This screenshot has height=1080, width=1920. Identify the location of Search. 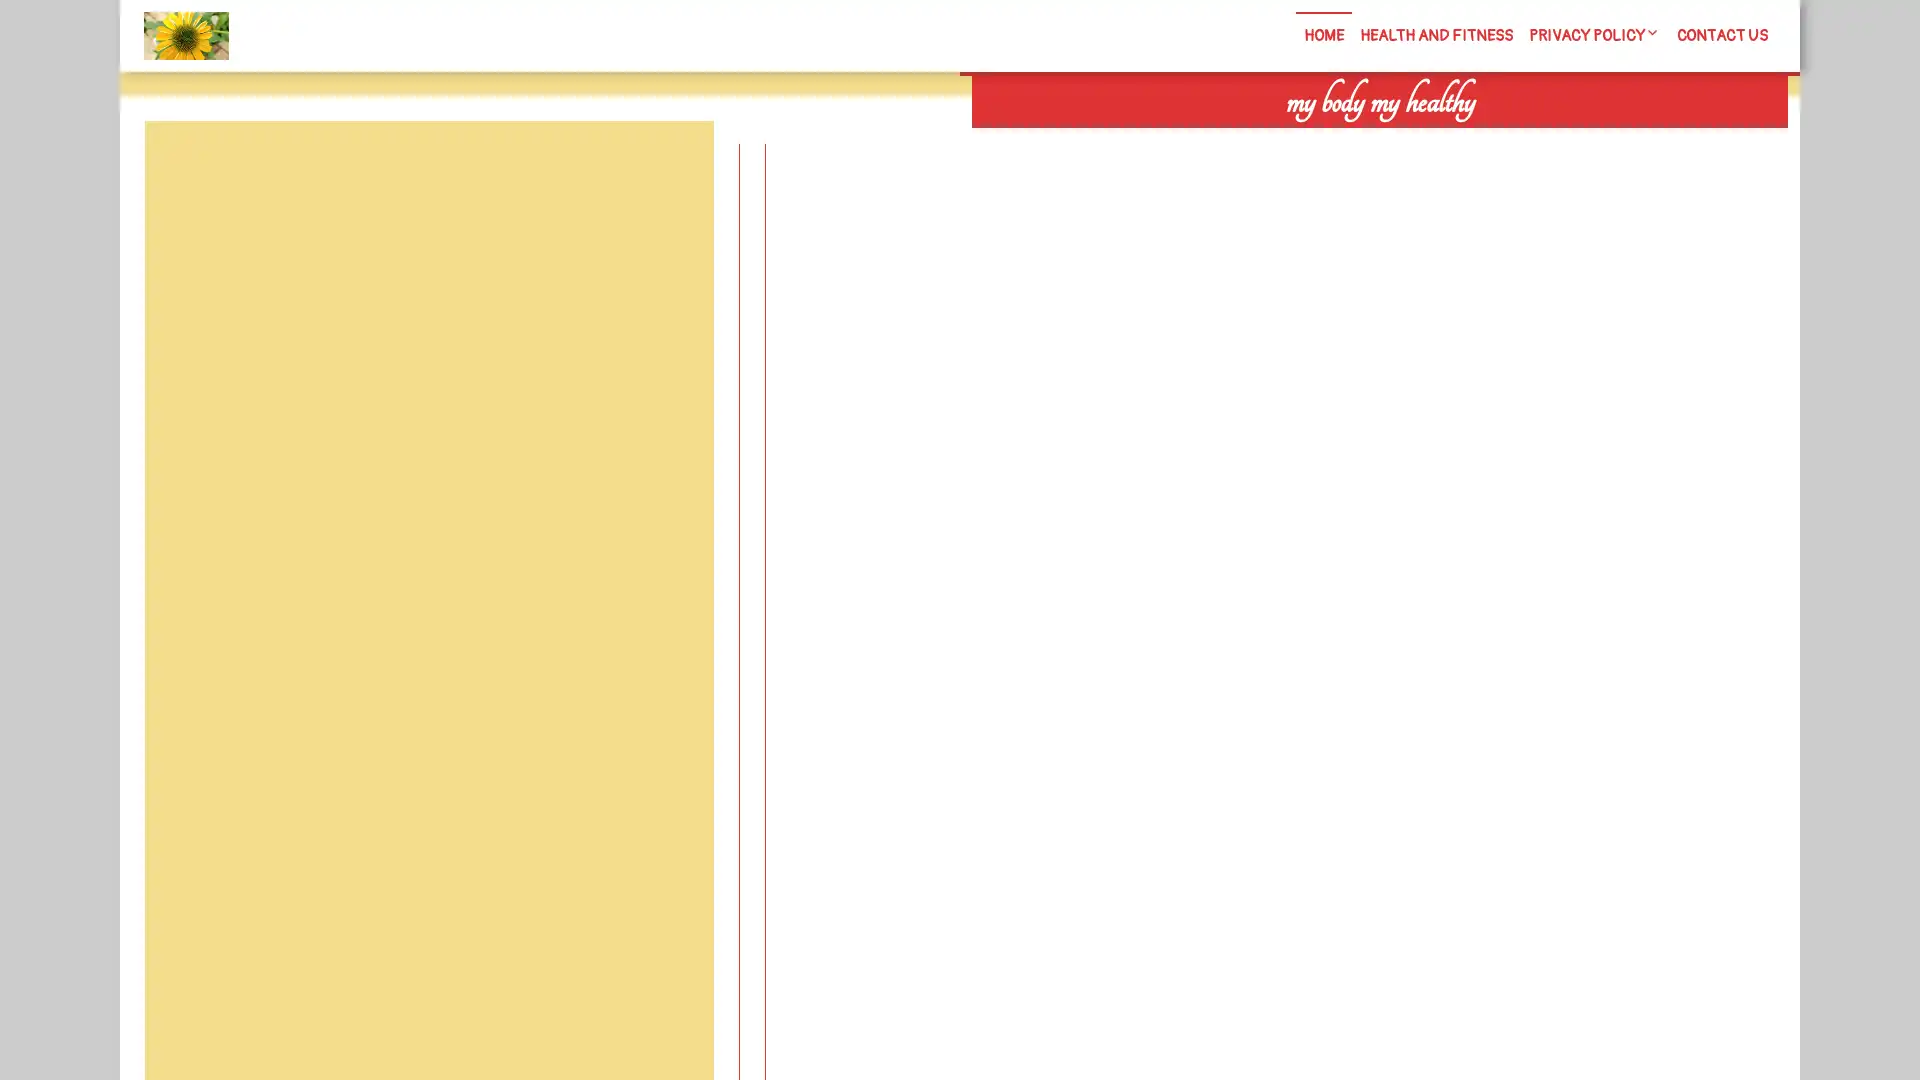
(667, 168).